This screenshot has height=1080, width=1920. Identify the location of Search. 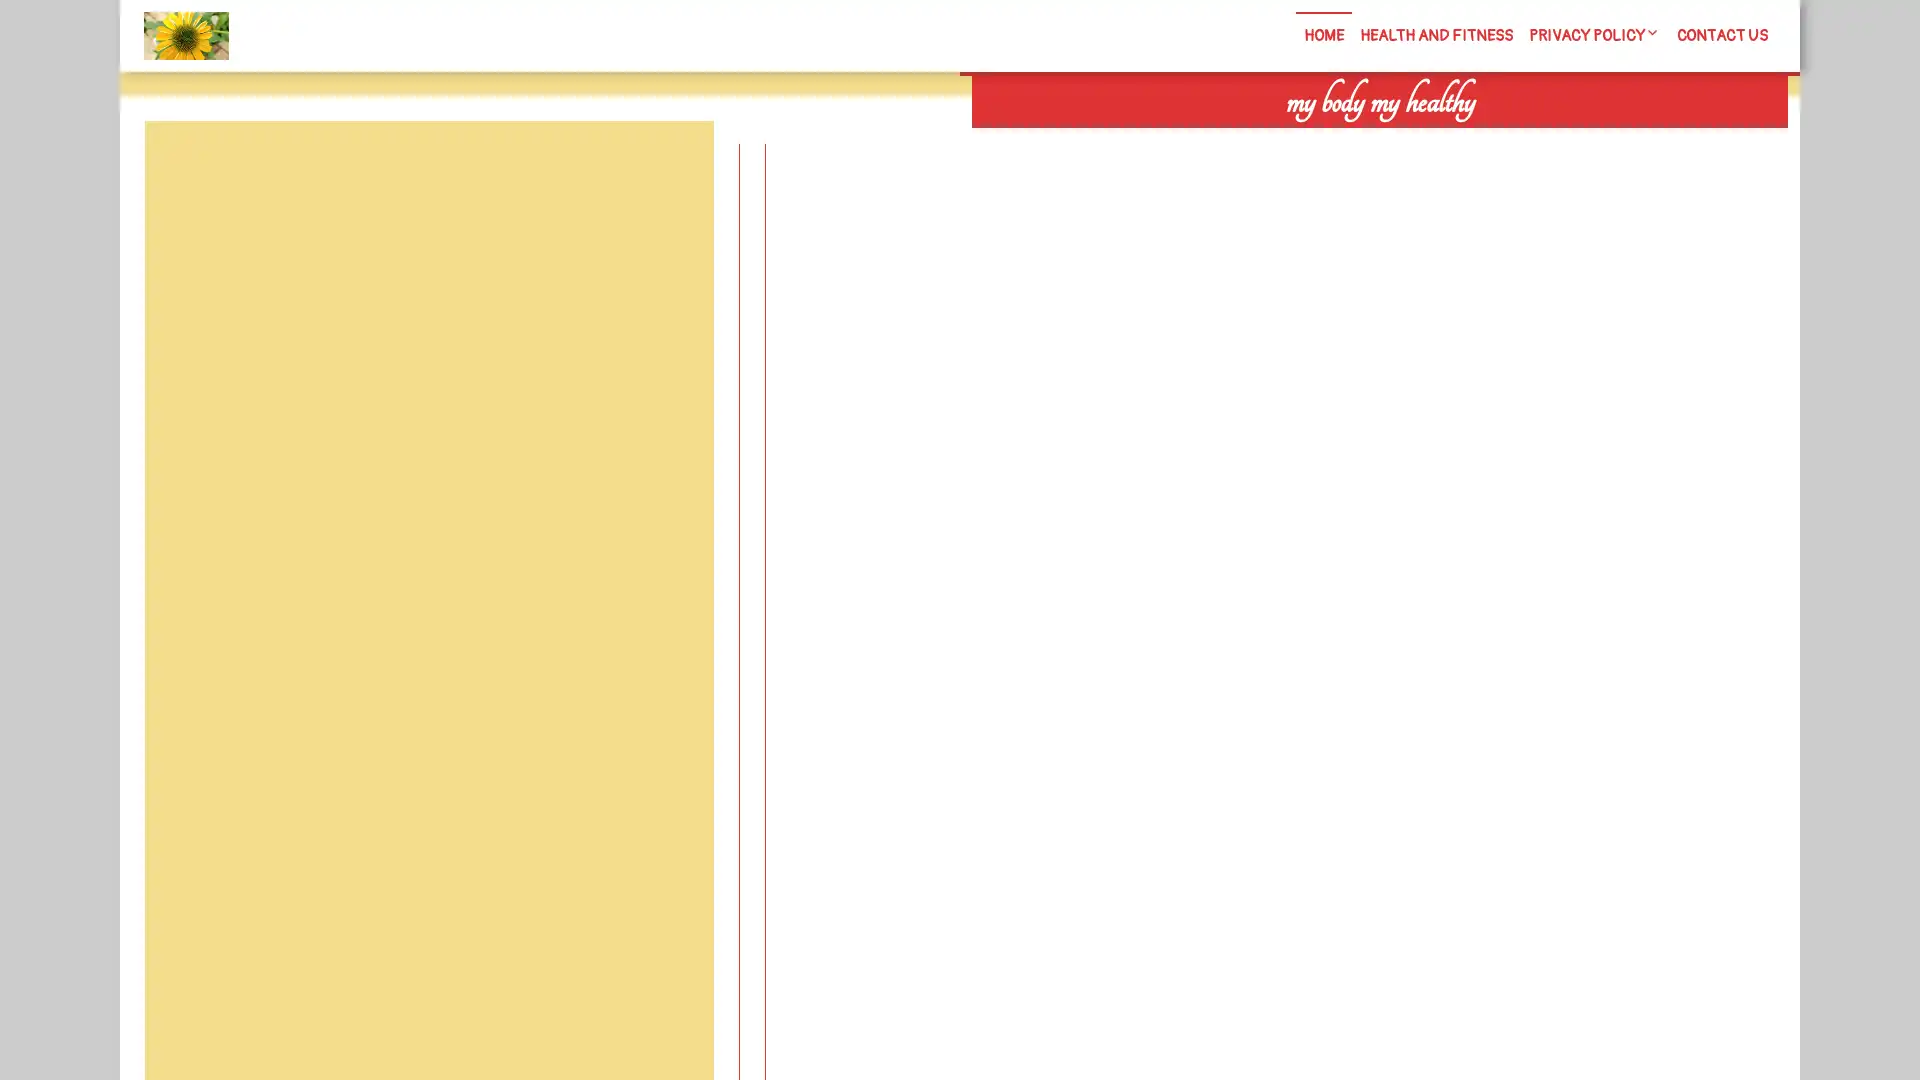
(667, 168).